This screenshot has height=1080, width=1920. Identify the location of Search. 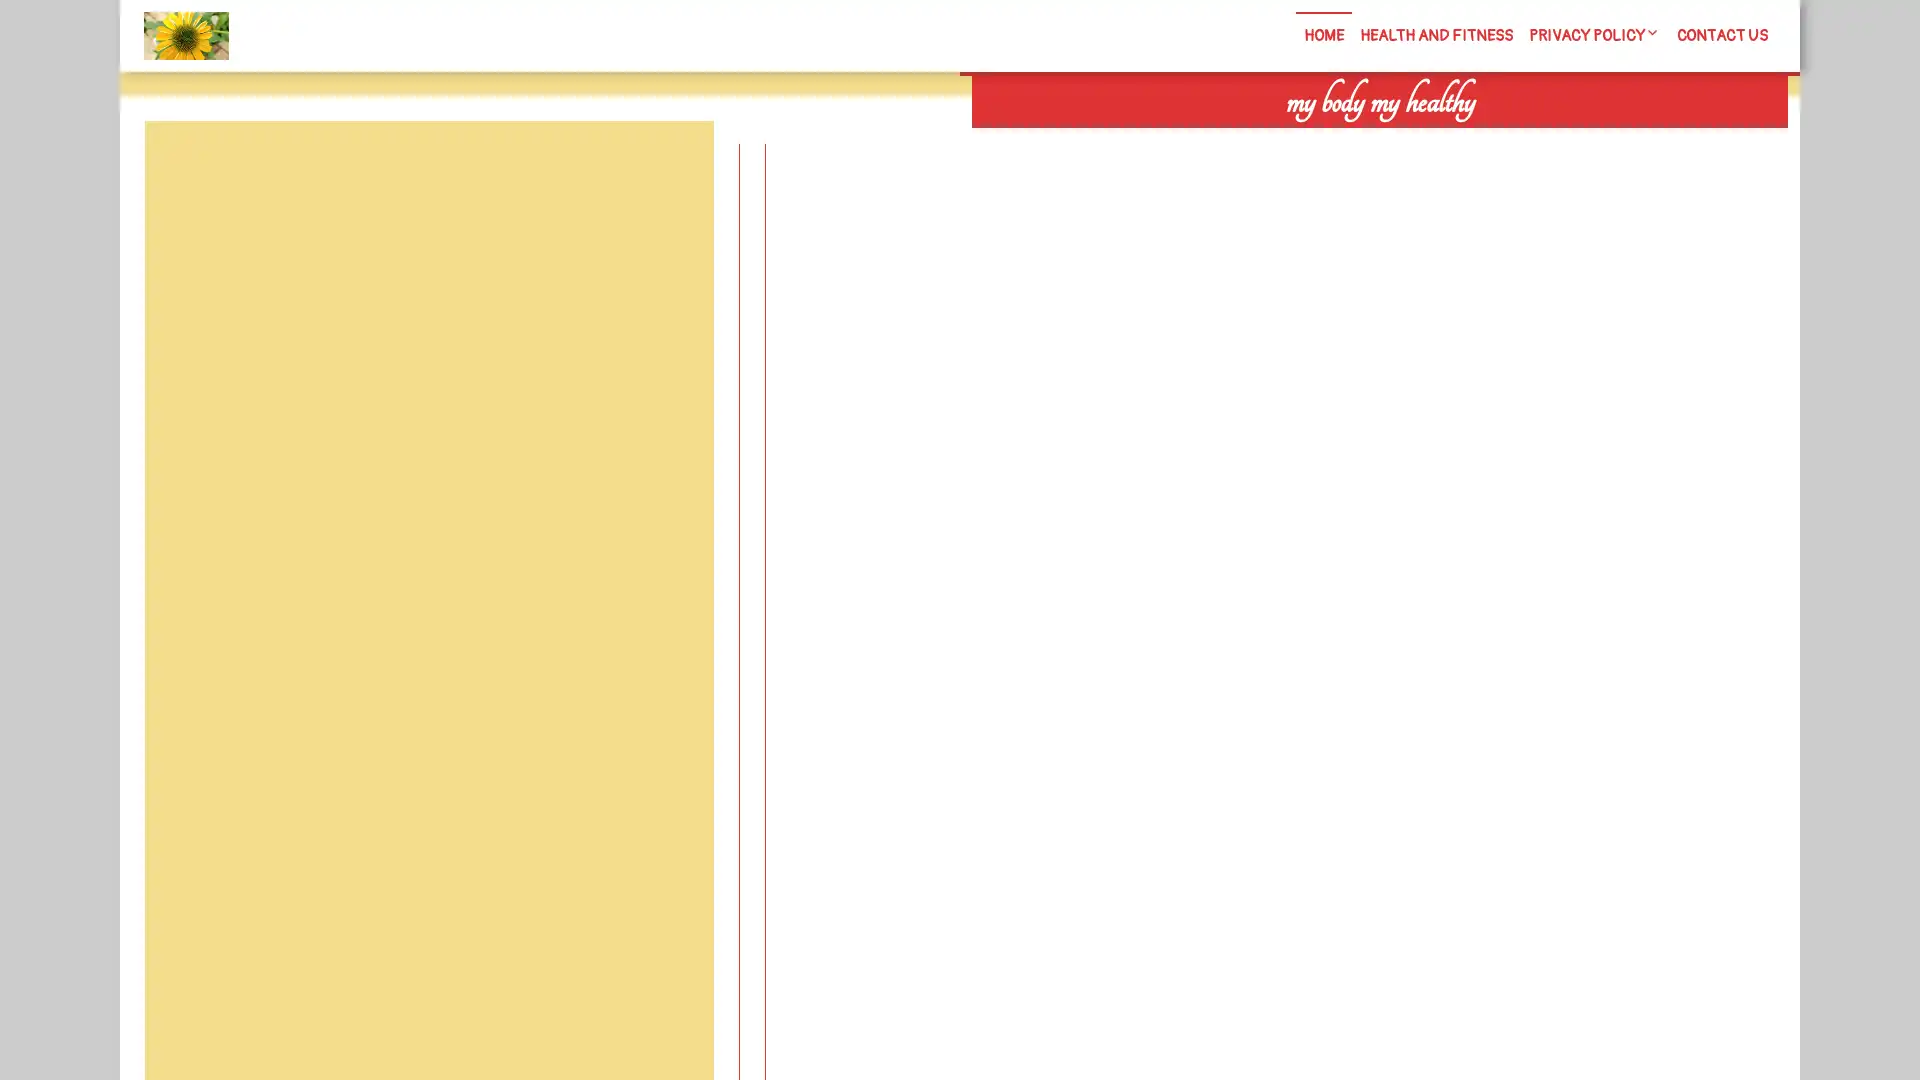
(667, 168).